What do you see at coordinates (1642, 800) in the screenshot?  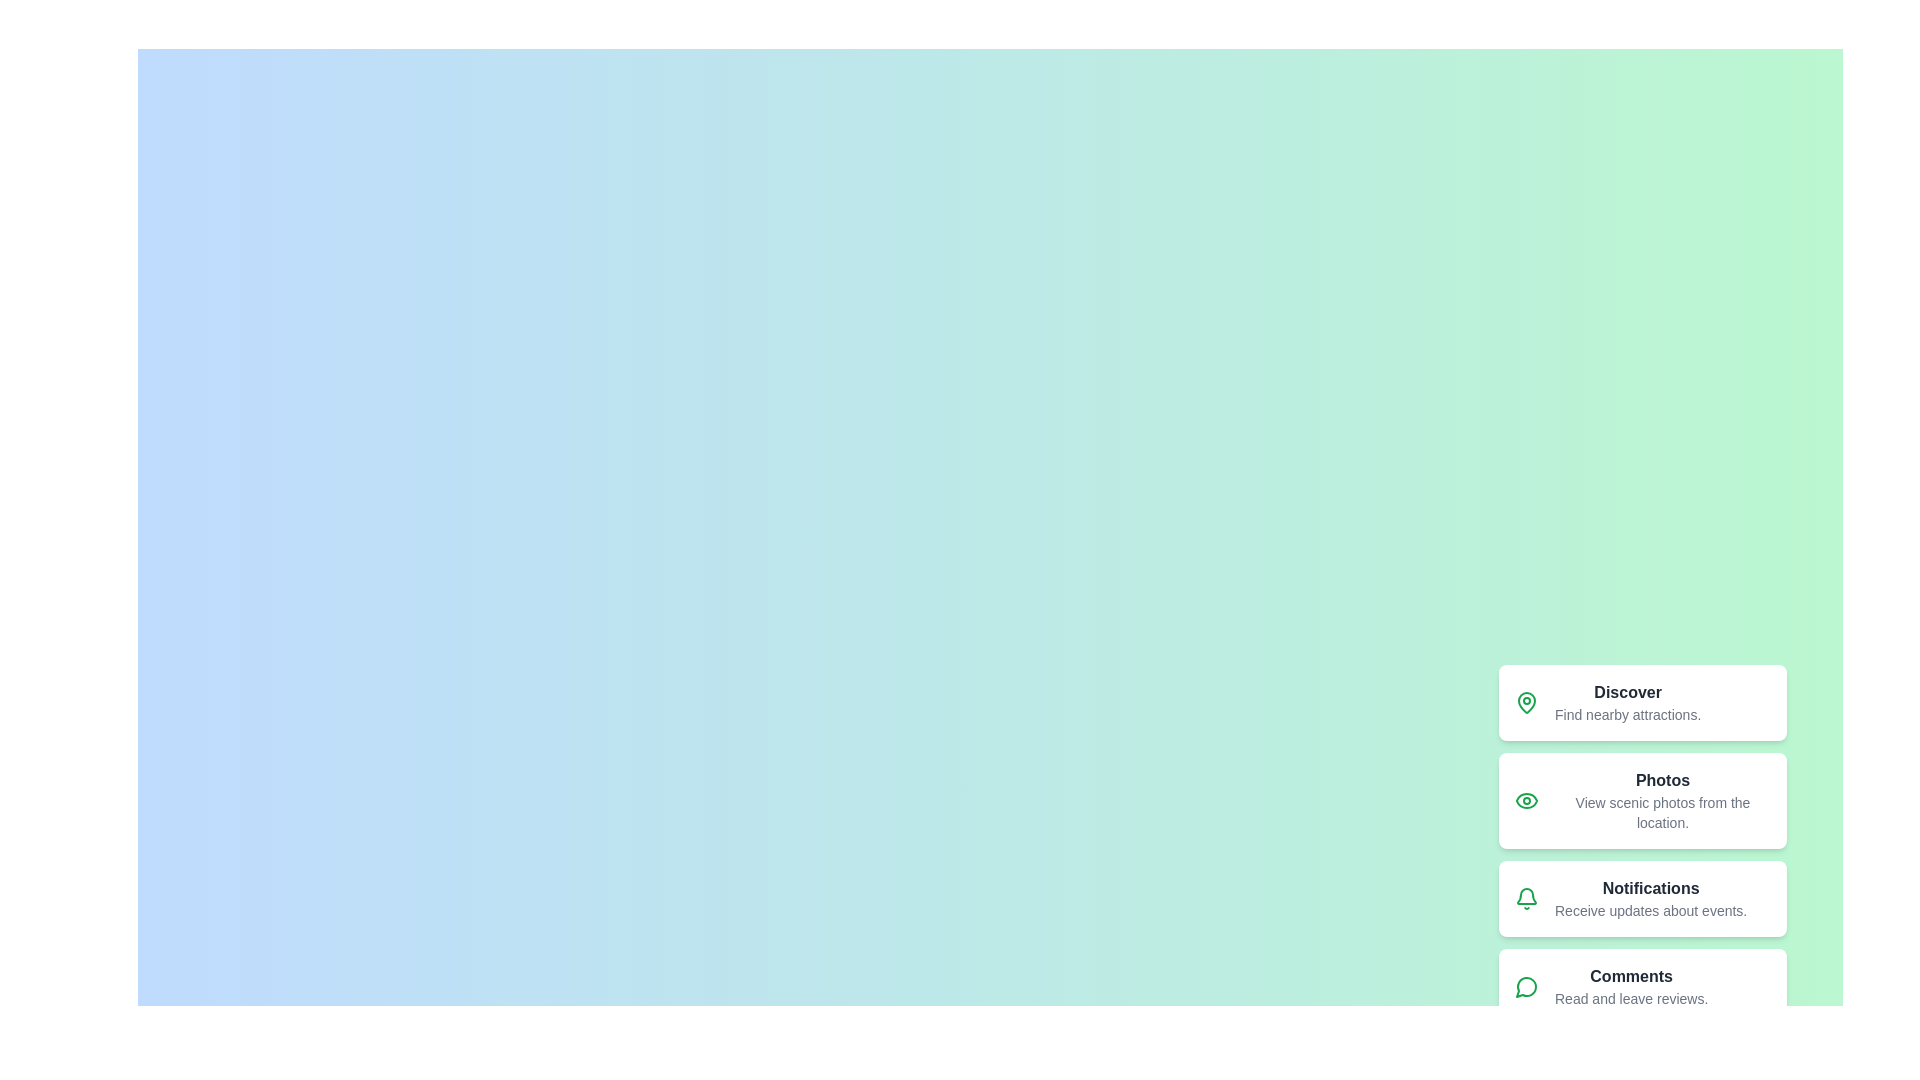 I see `the menu item labeled Photos from the speed dial menu` at bounding box center [1642, 800].